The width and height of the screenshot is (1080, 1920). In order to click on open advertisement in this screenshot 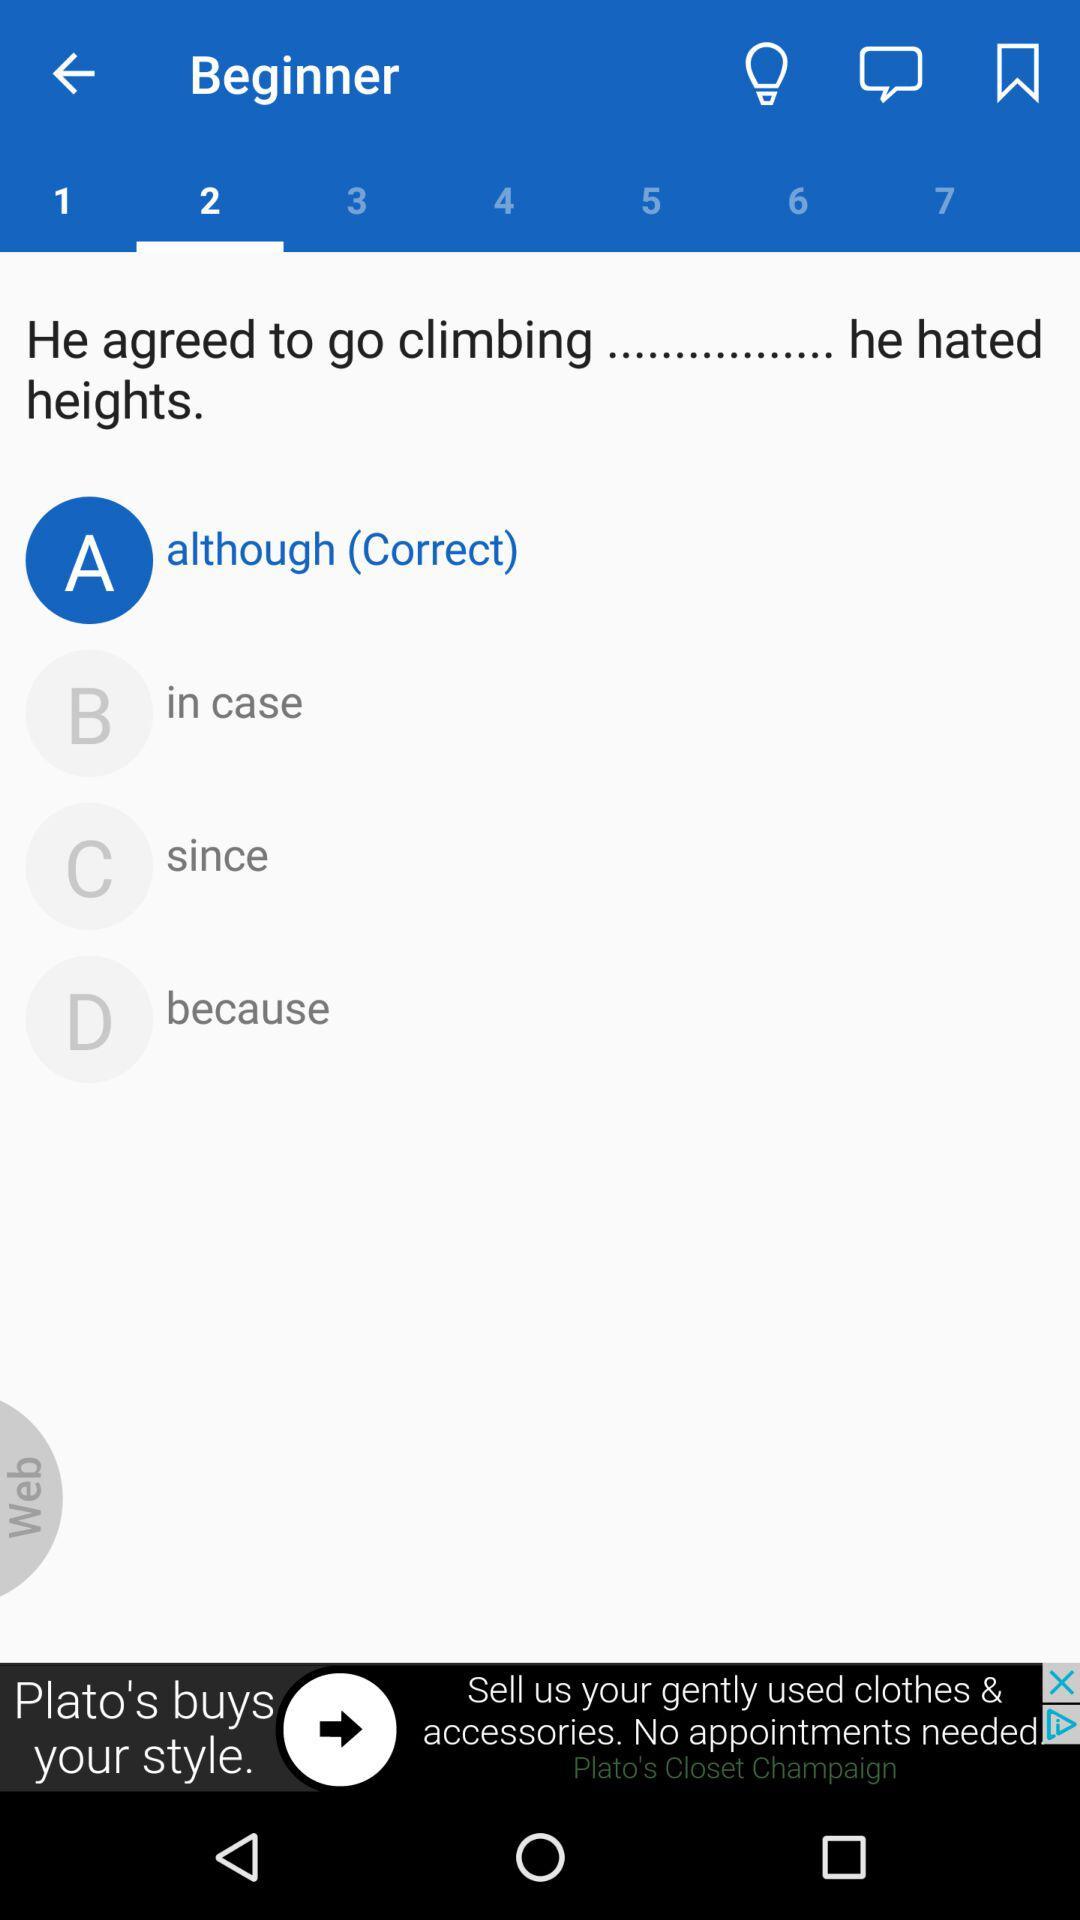, I will do `click(540, 1727)`.